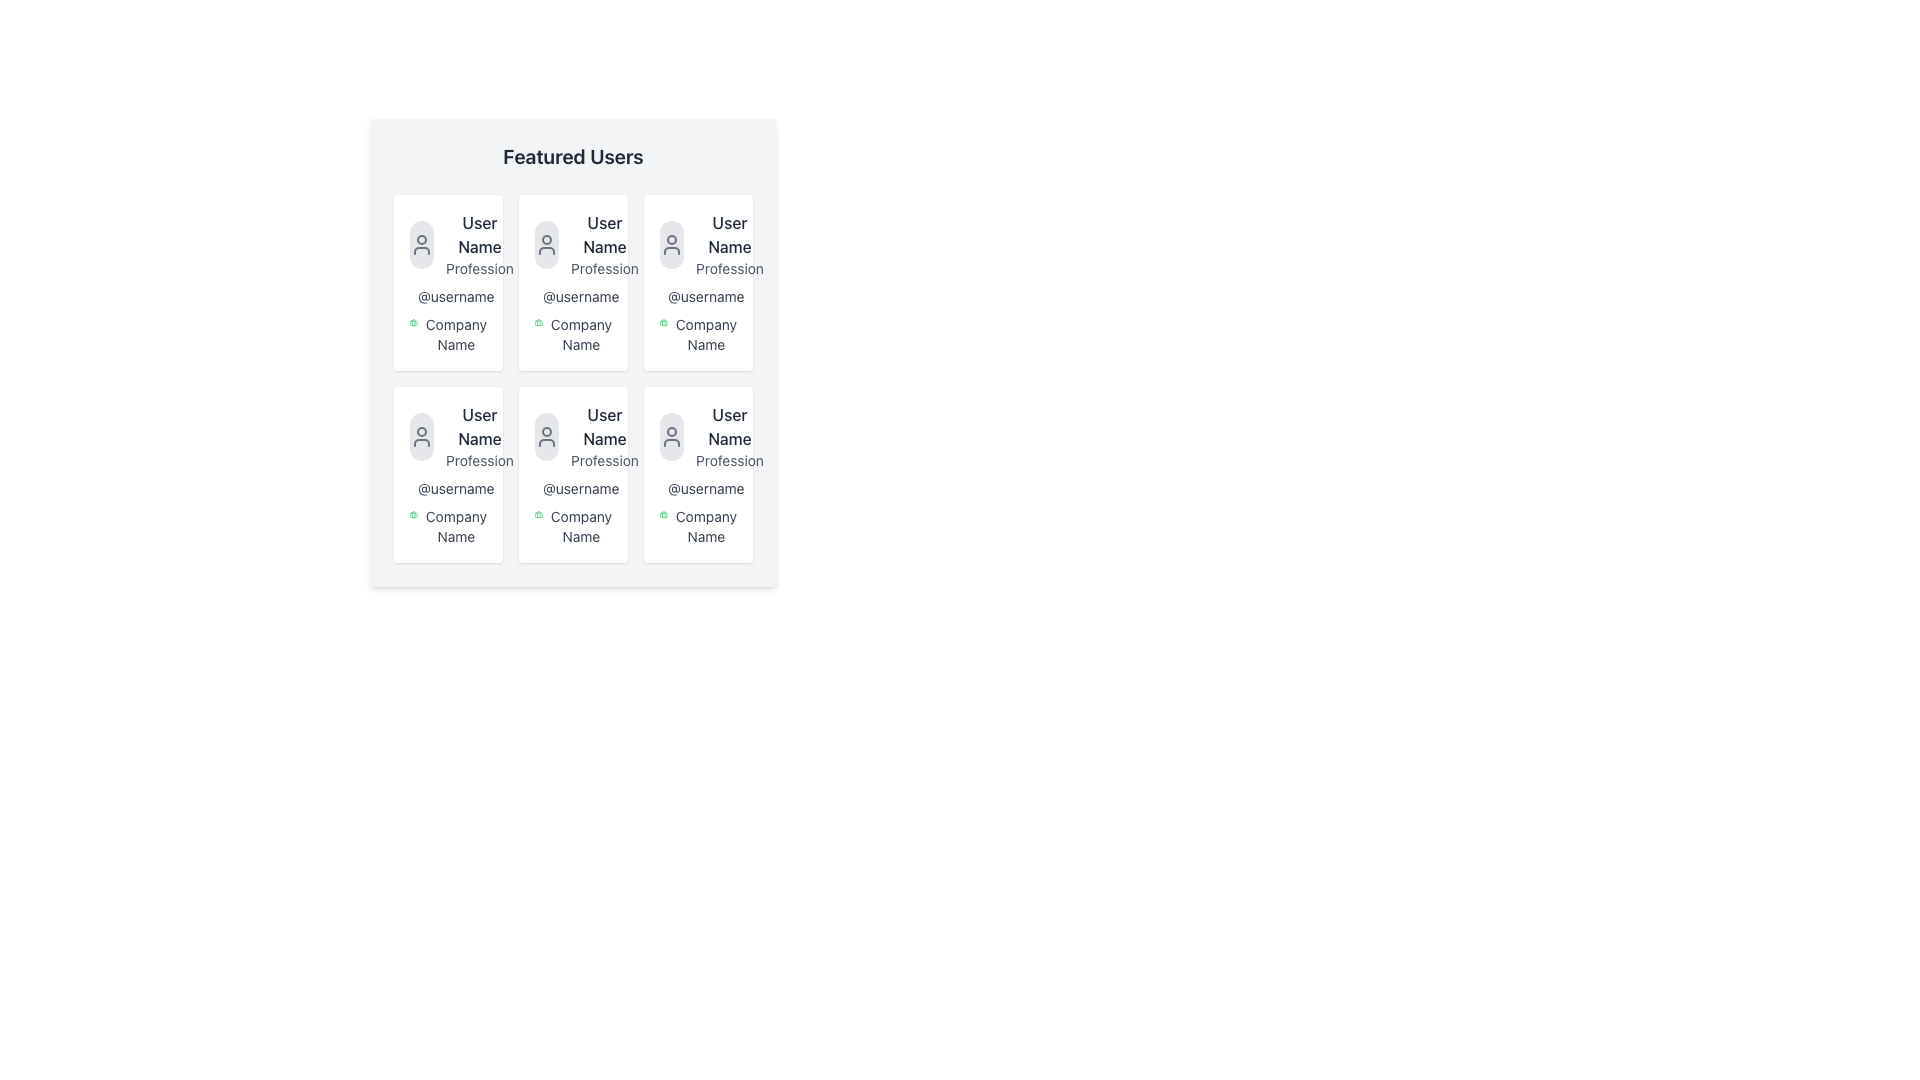 This screenshot has height=1080, width=1920. Describe the element at coordinates (447, 489) in the screenshot. I see `the username or handle text located within the user card, which is positioned below 'Profession' and above 'Company Name' in the second row's leftmost column of the grid layout` at that location.